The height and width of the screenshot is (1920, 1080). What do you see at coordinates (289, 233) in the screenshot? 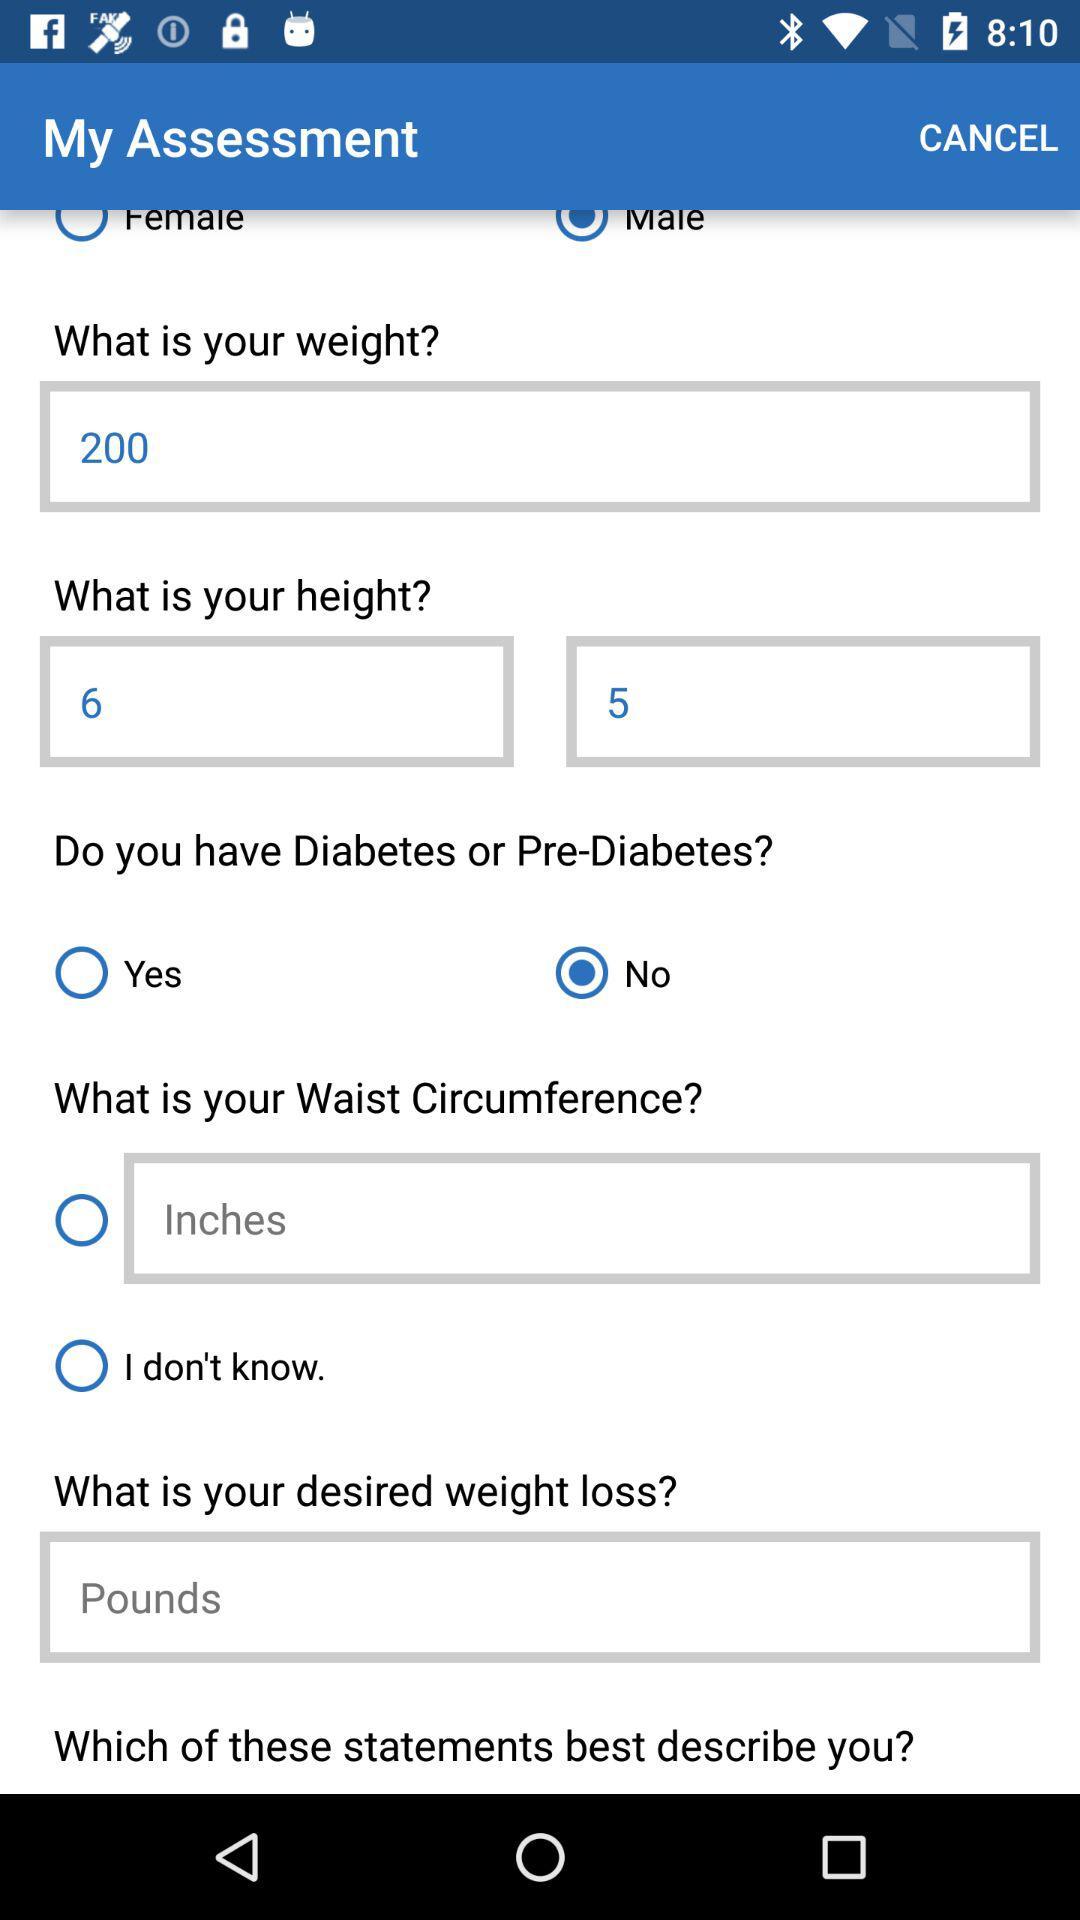
I see `item above what is your` at bounding box center [289, 233].